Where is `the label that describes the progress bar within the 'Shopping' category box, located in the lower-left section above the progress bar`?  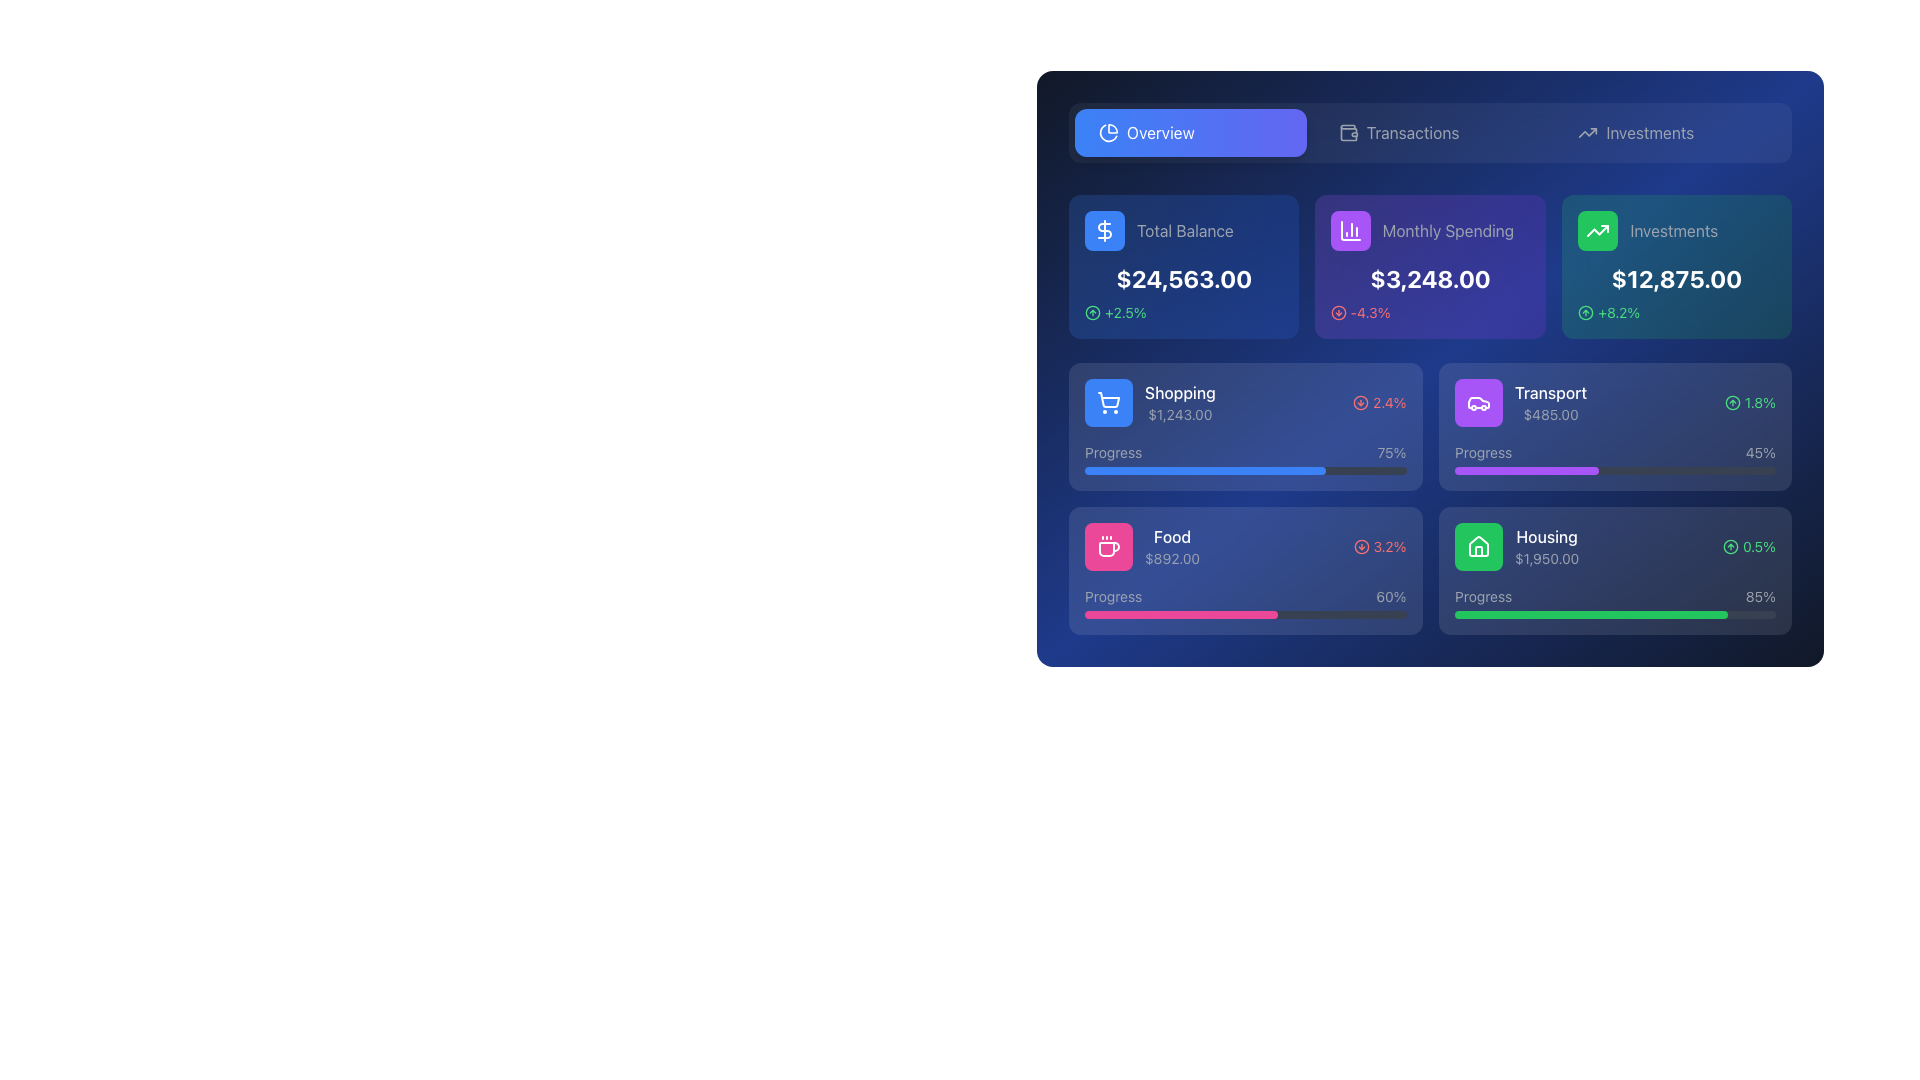 the label that describes the progress bar within the 'Shopping' category box, located in the lower-left section above the progress bar is located at coordinates (1112, 452).